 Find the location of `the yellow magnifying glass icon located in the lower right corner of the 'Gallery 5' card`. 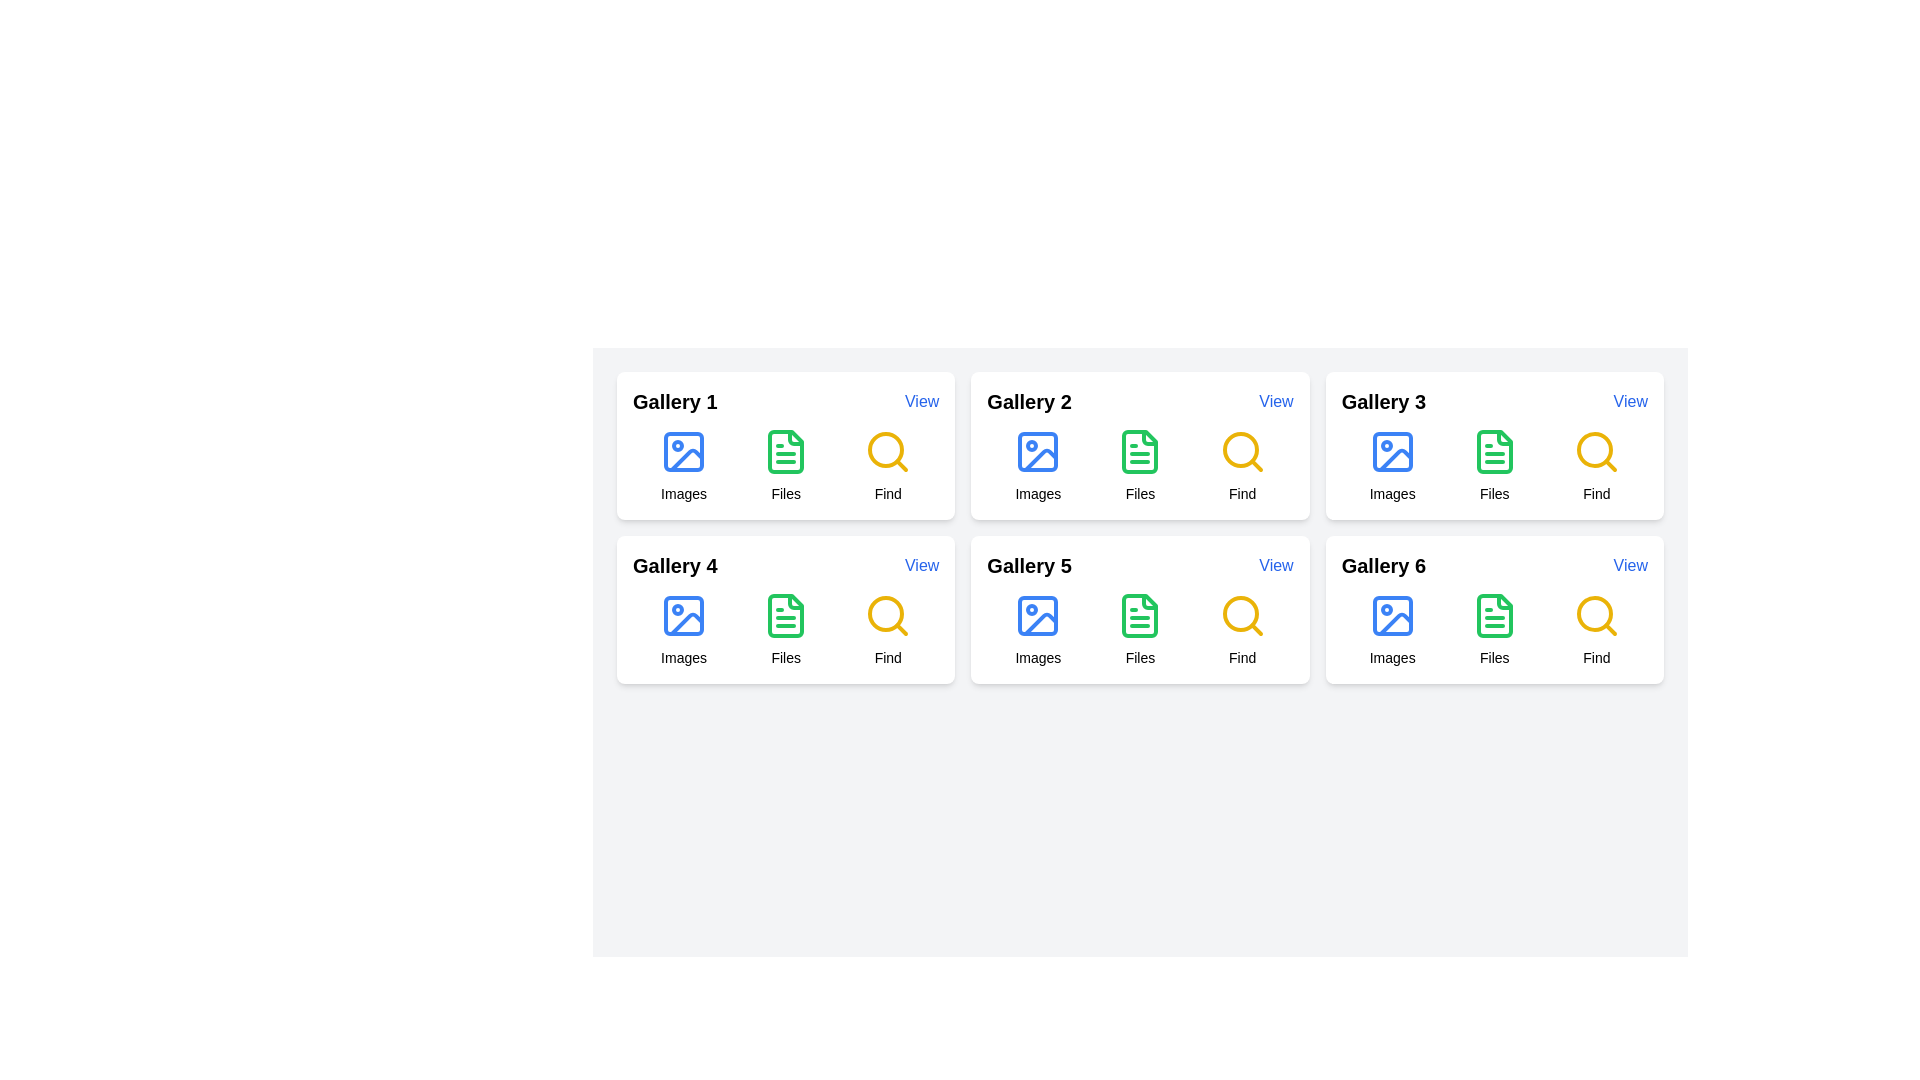

the yellow magnifying glass icon located in the lower right corner of the 'Gallery 5' card is located at coordinates (1241, 615).